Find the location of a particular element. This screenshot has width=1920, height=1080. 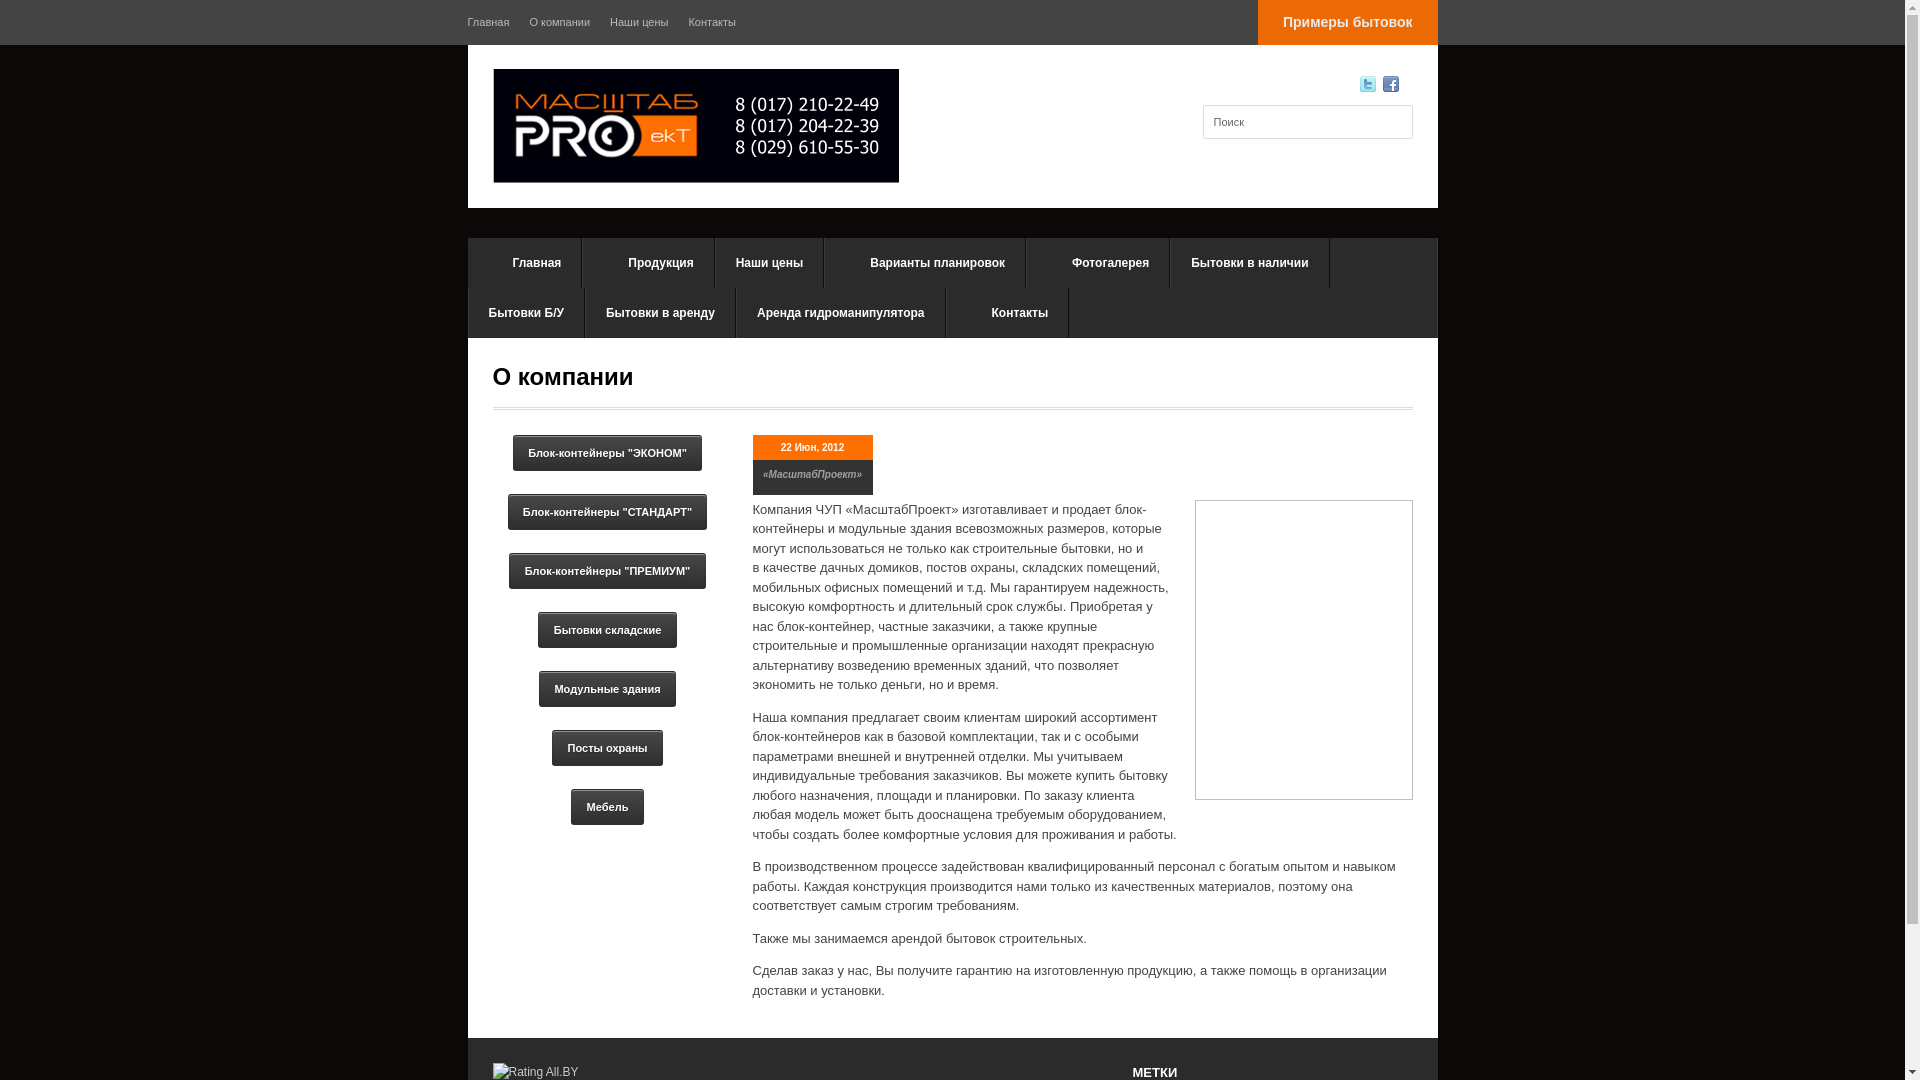

'twitter' is located at coordinates (1367, 83).